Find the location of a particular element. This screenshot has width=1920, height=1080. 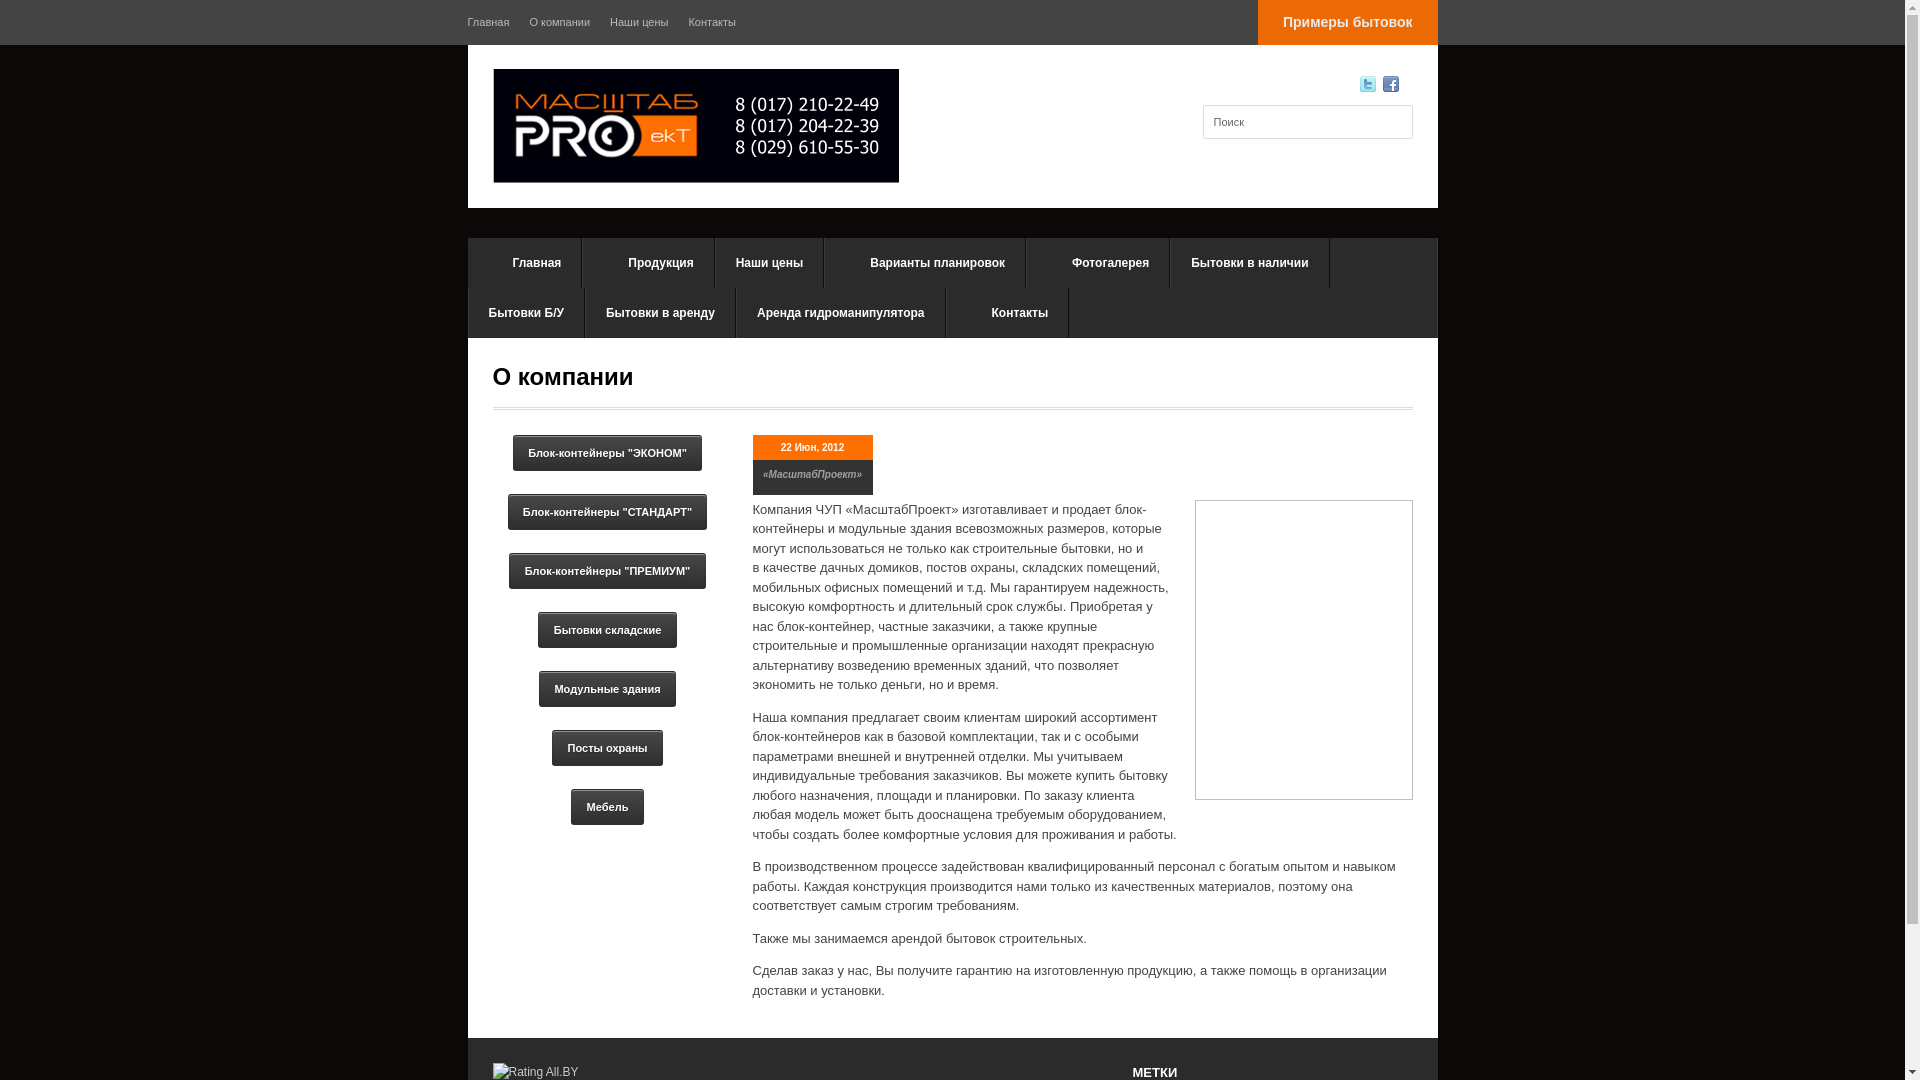

'twitter' is located at coordinates (1367, 83).